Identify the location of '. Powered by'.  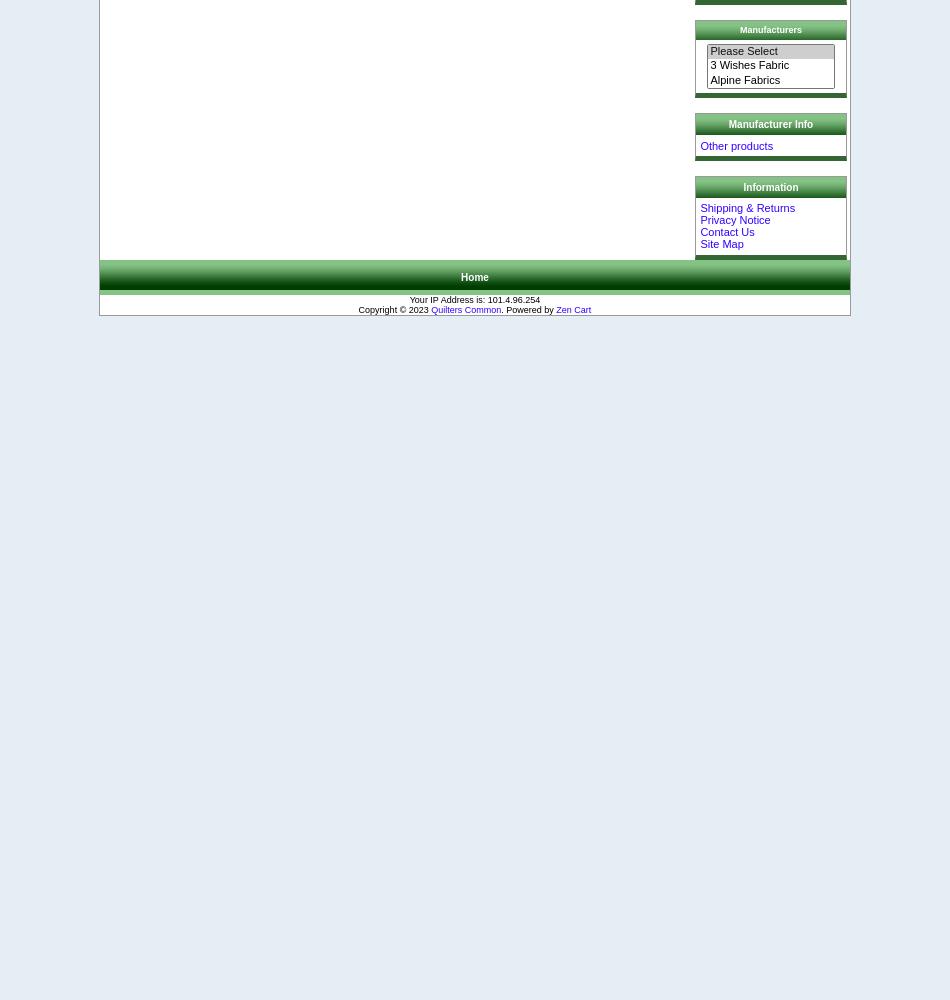
(528, 309).